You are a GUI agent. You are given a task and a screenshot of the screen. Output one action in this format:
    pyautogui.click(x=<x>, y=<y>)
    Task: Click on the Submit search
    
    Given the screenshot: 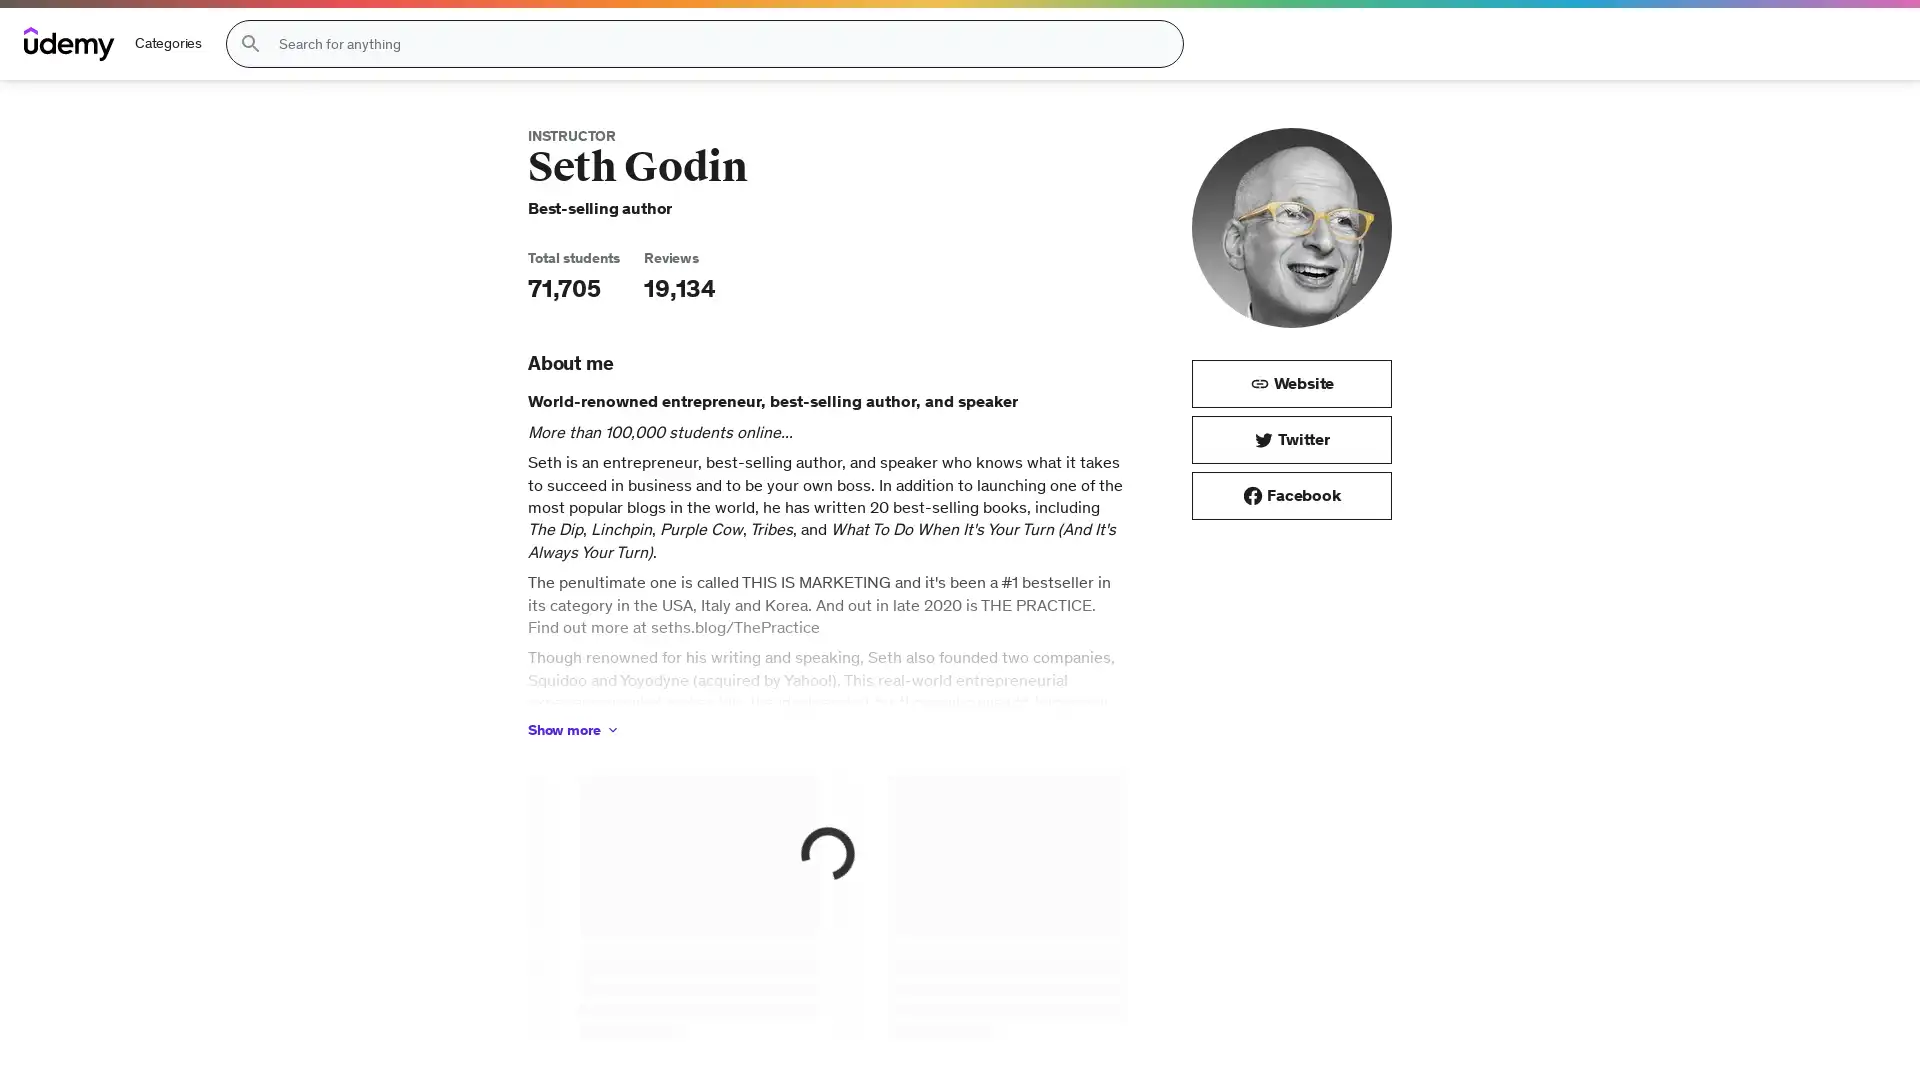 What is the action you would take?
    pyautogui.click(x=249, y=43)
    